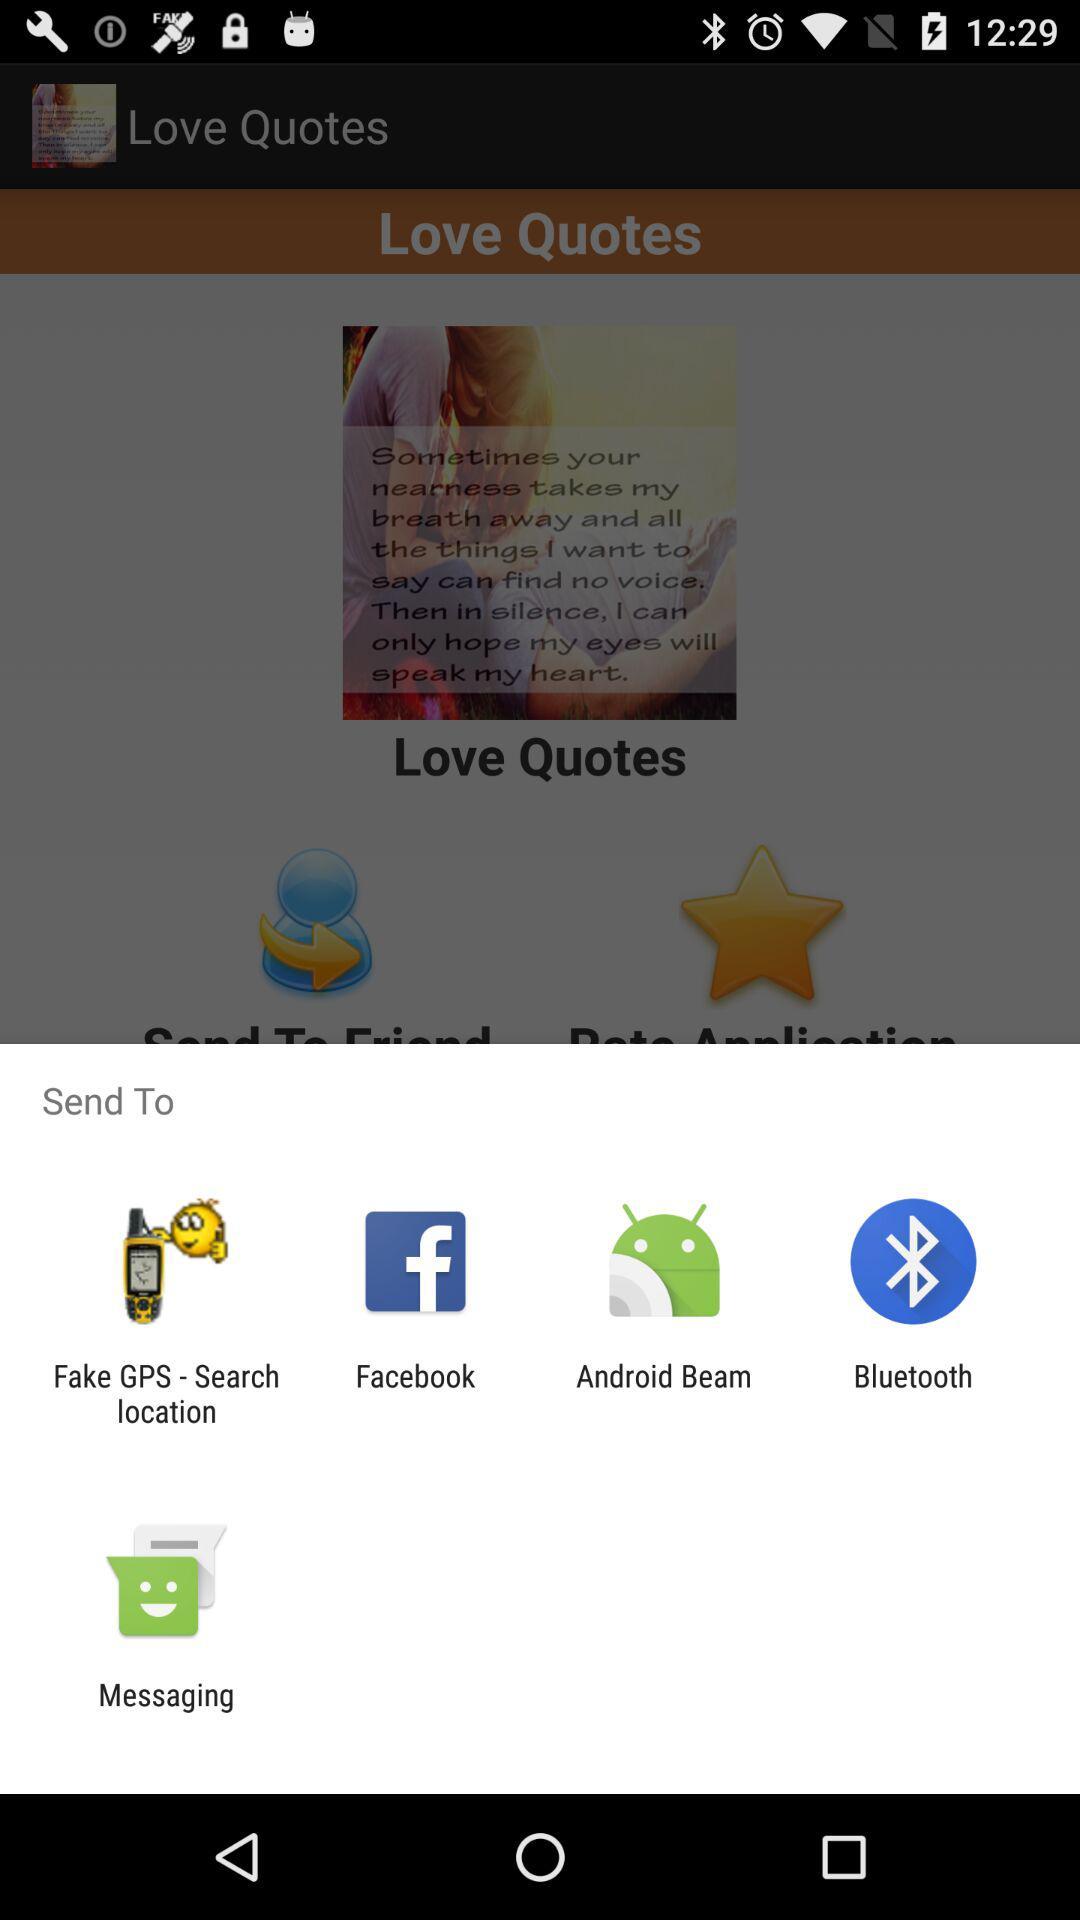  Describe the element at coordinates (165, 1392) in the screenshot. I see `the app to the left of the facebook` at that location.